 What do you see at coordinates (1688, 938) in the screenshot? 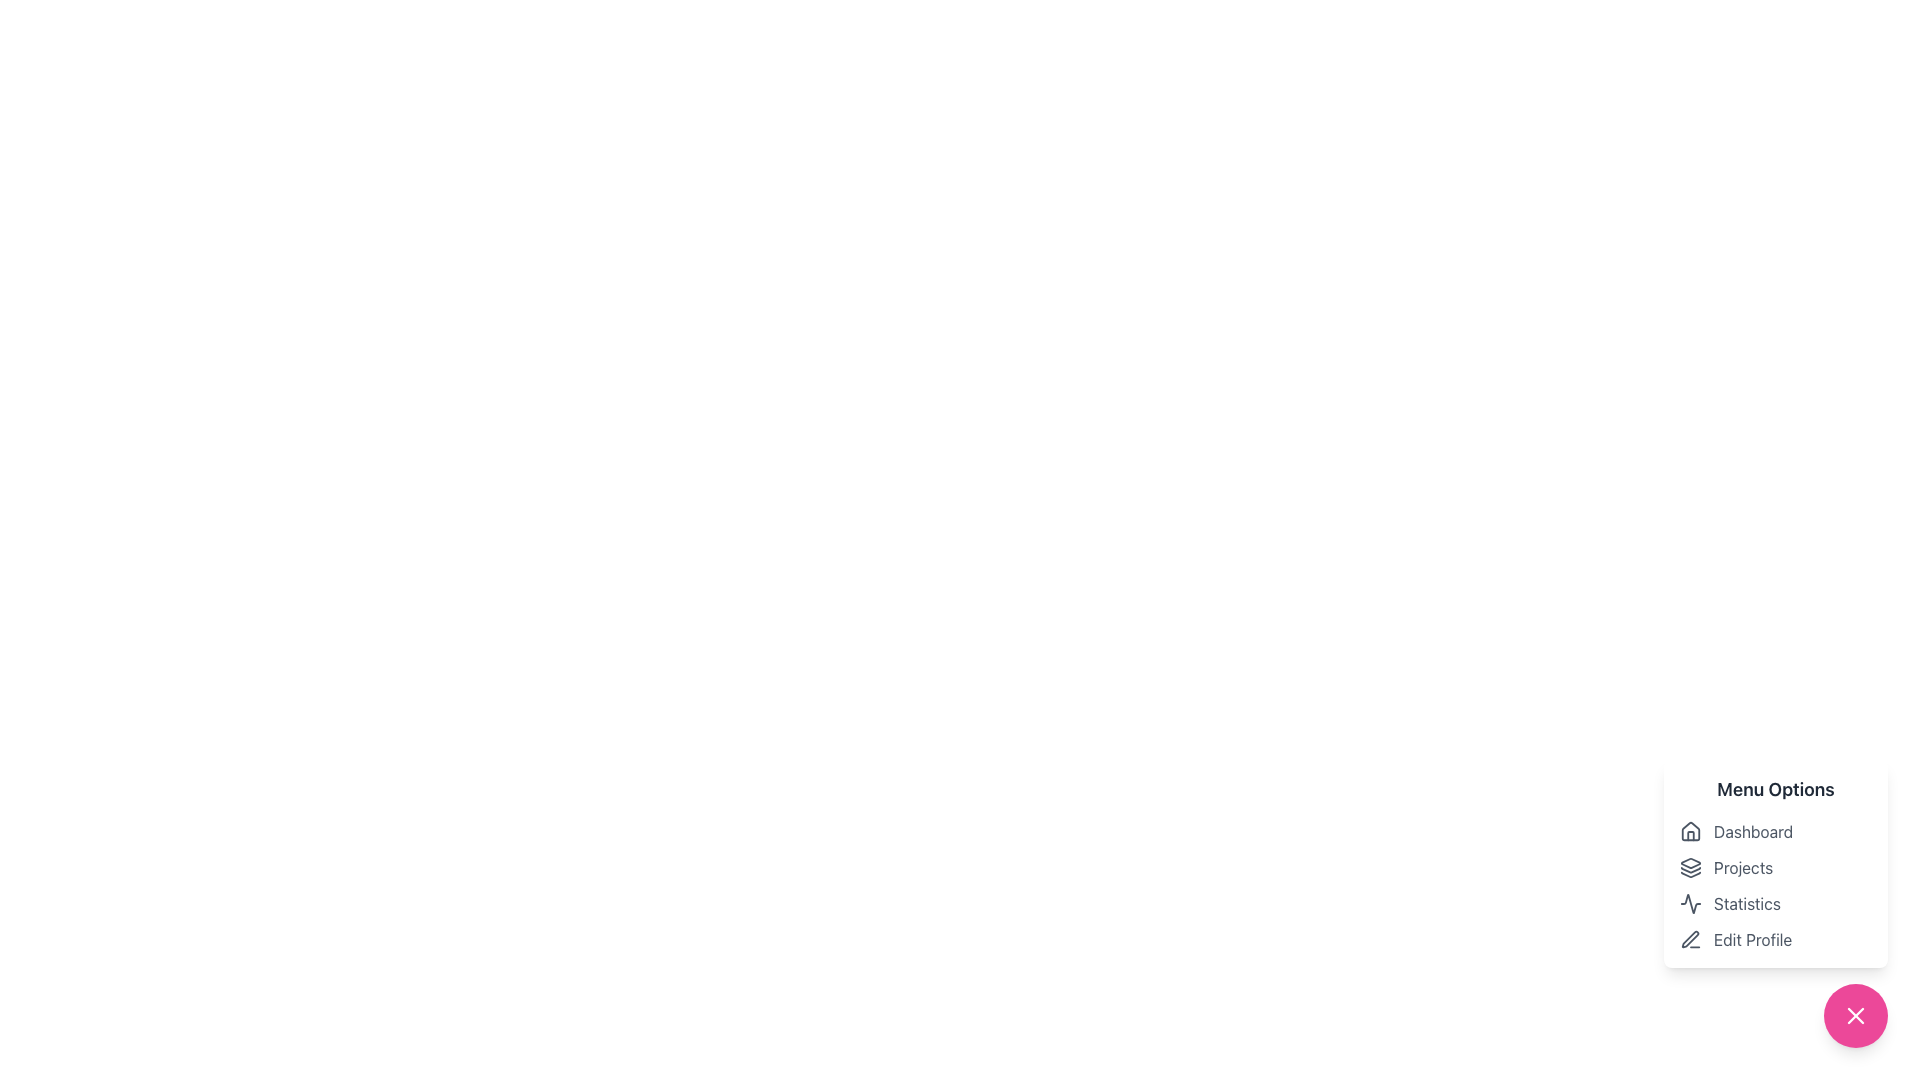
I see `the pen icon adjacent to the 'Edit Profile' text in the bottom-right corner of the menu options section to initiate editing actions` at bounding box center [1688, 938].